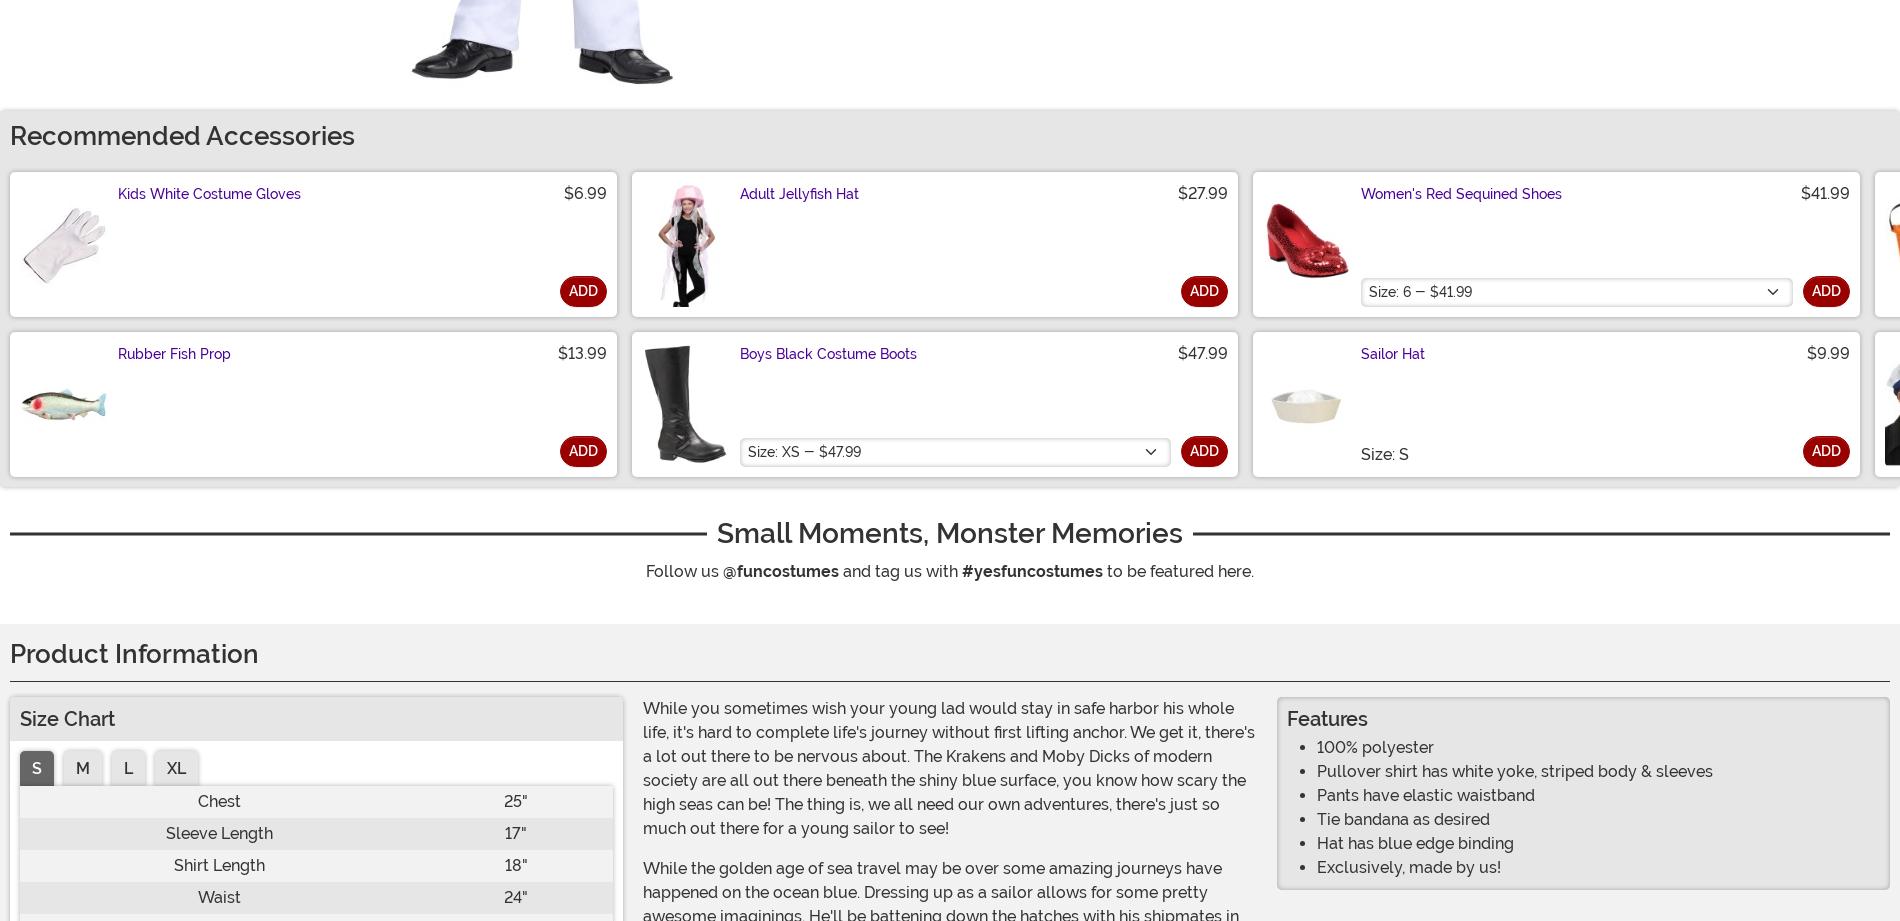  I want to click on 'Order Status', so click(665, 861).